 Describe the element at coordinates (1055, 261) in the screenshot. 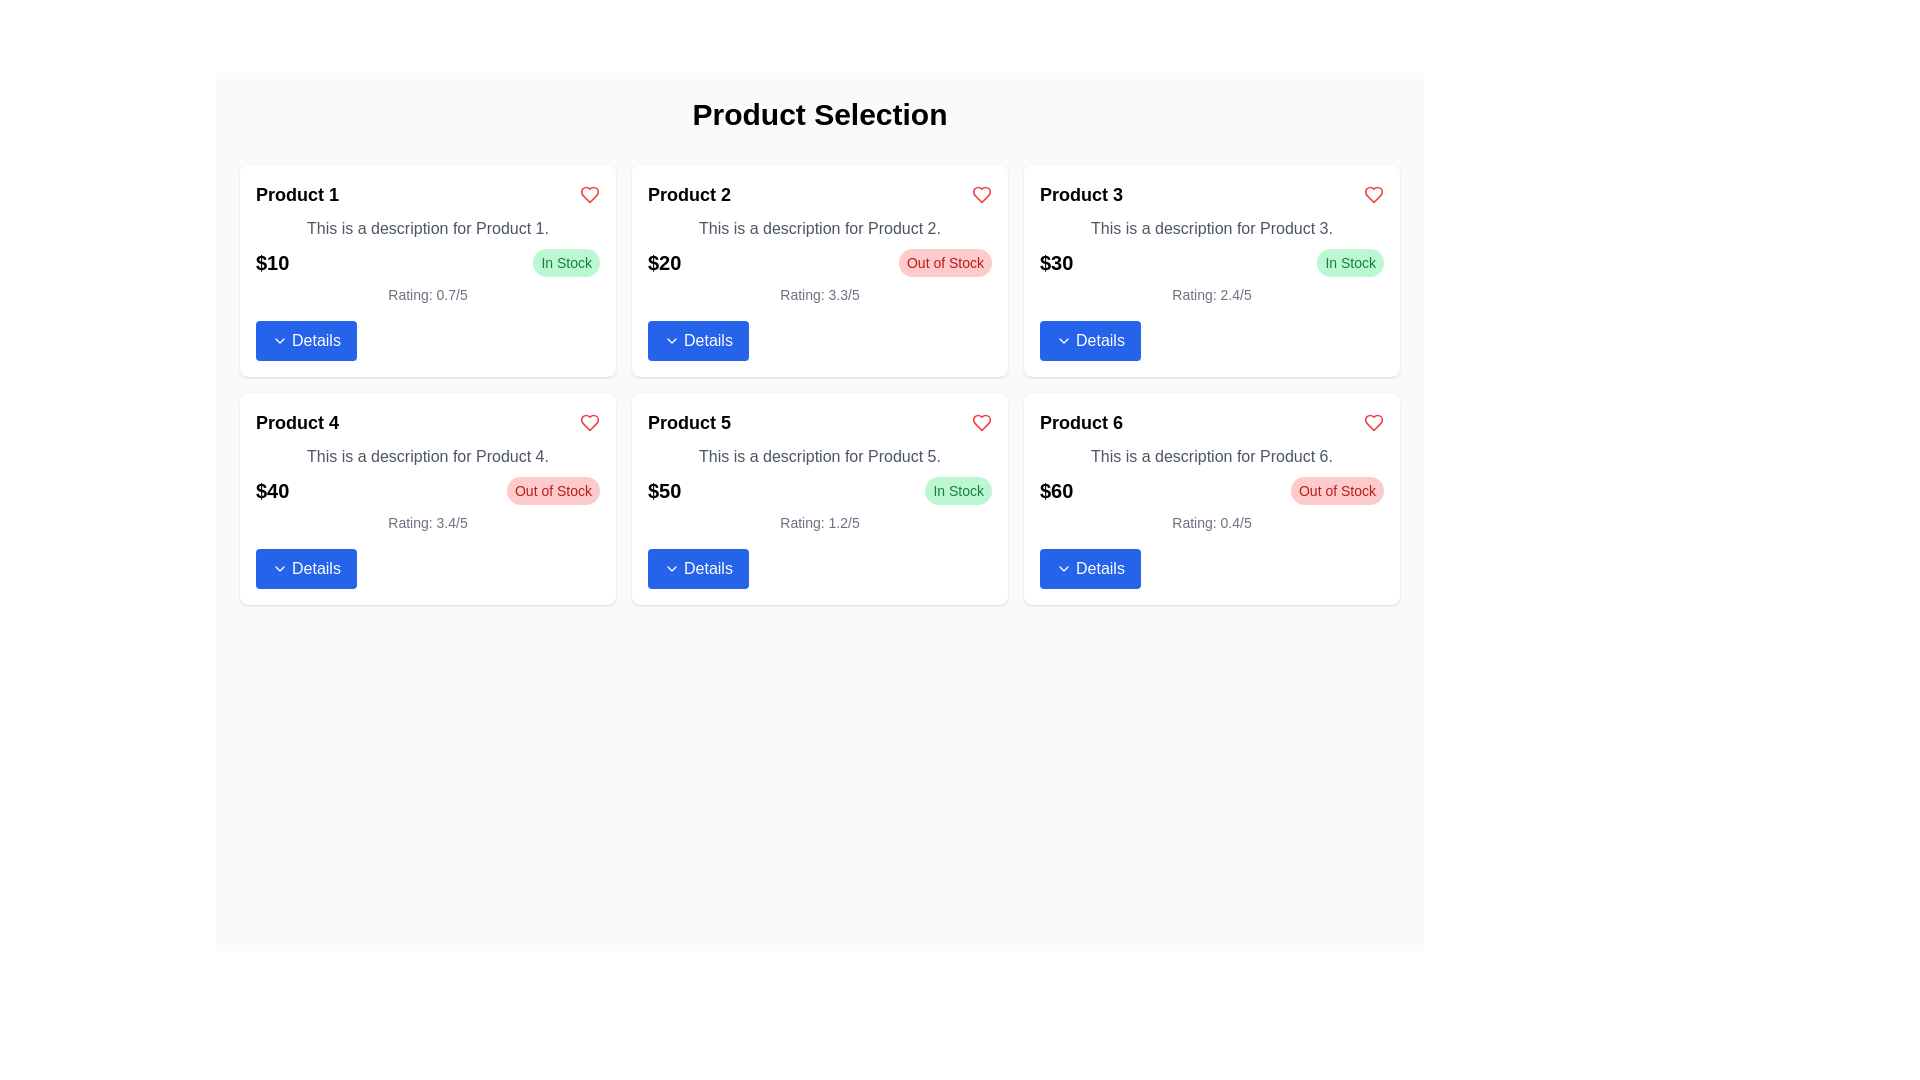

I see `price information displayed on the Text label for Product 3, located above the details button and next to the 'In Stock' label in the price section of the Product 3 card` at that location.